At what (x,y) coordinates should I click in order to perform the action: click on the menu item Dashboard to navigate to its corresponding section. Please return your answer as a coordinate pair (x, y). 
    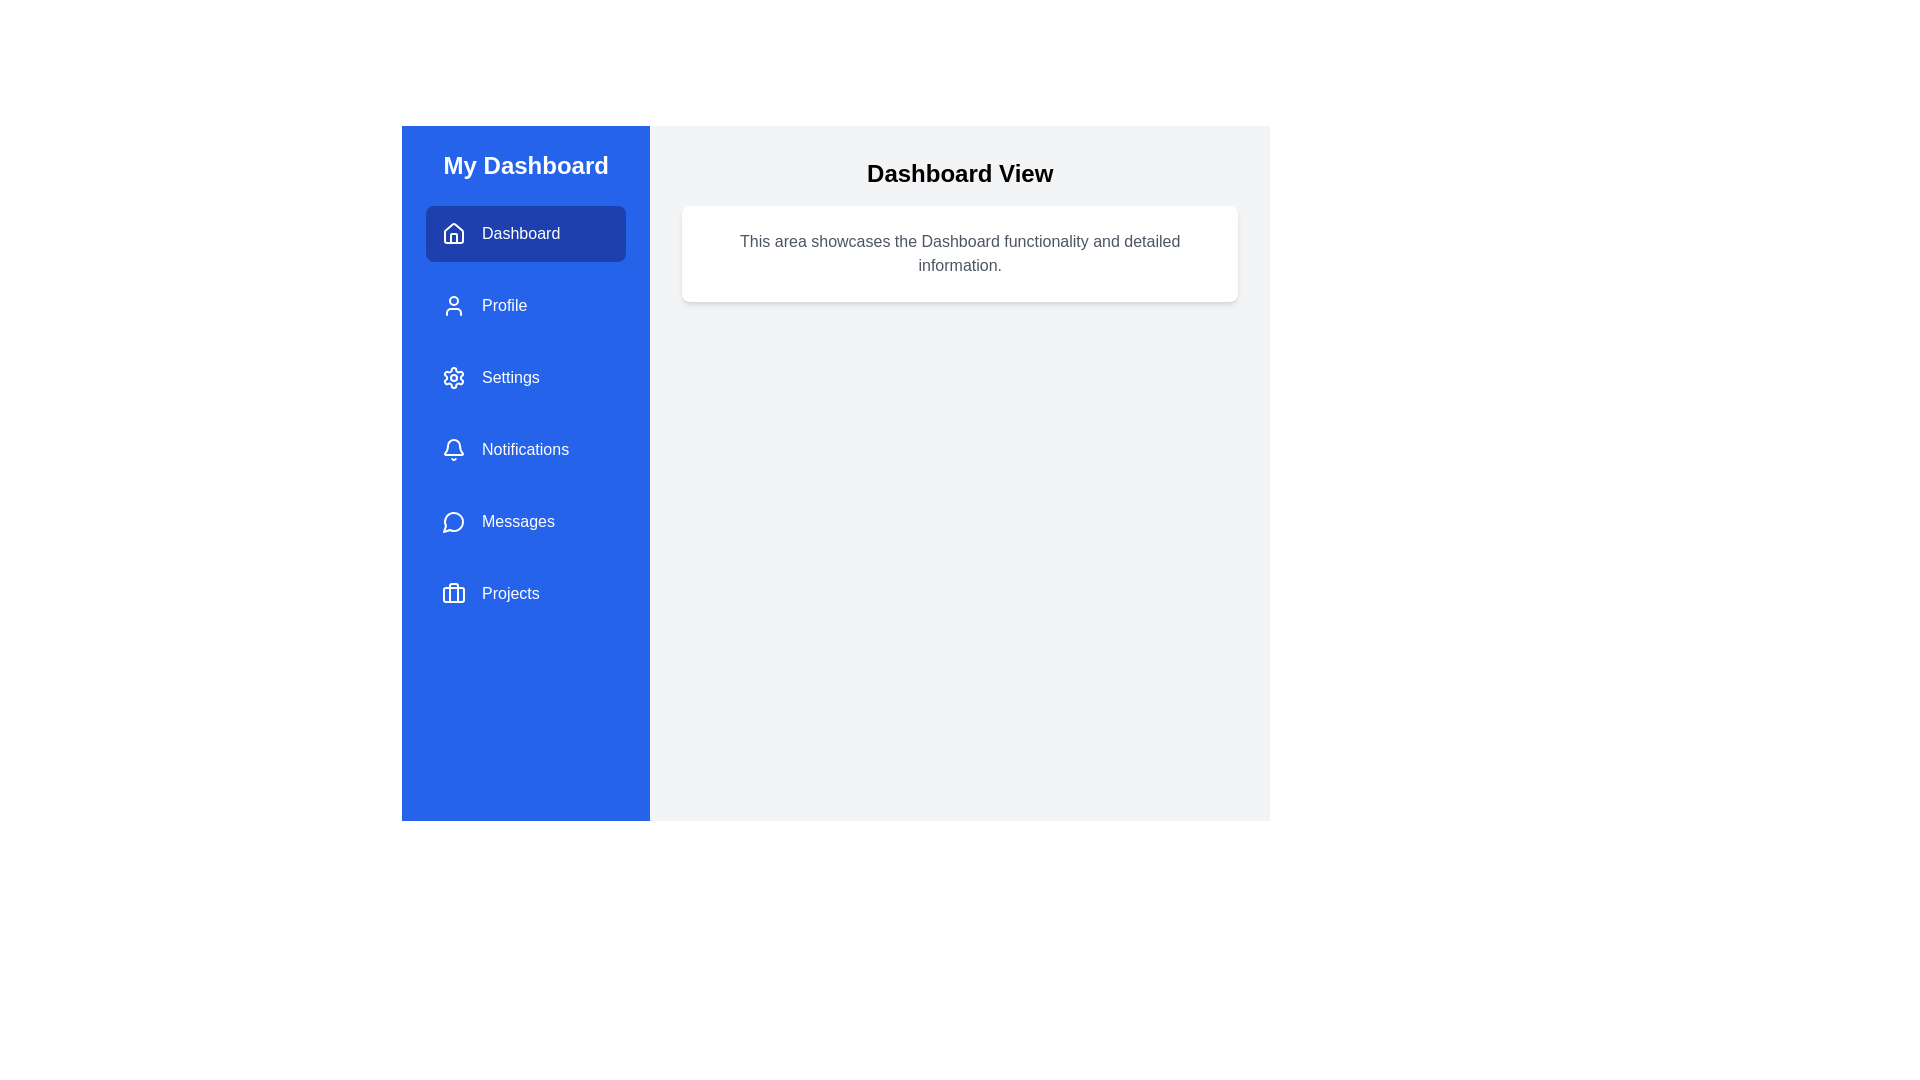
    Looking at the image, I should click on (526, 233).